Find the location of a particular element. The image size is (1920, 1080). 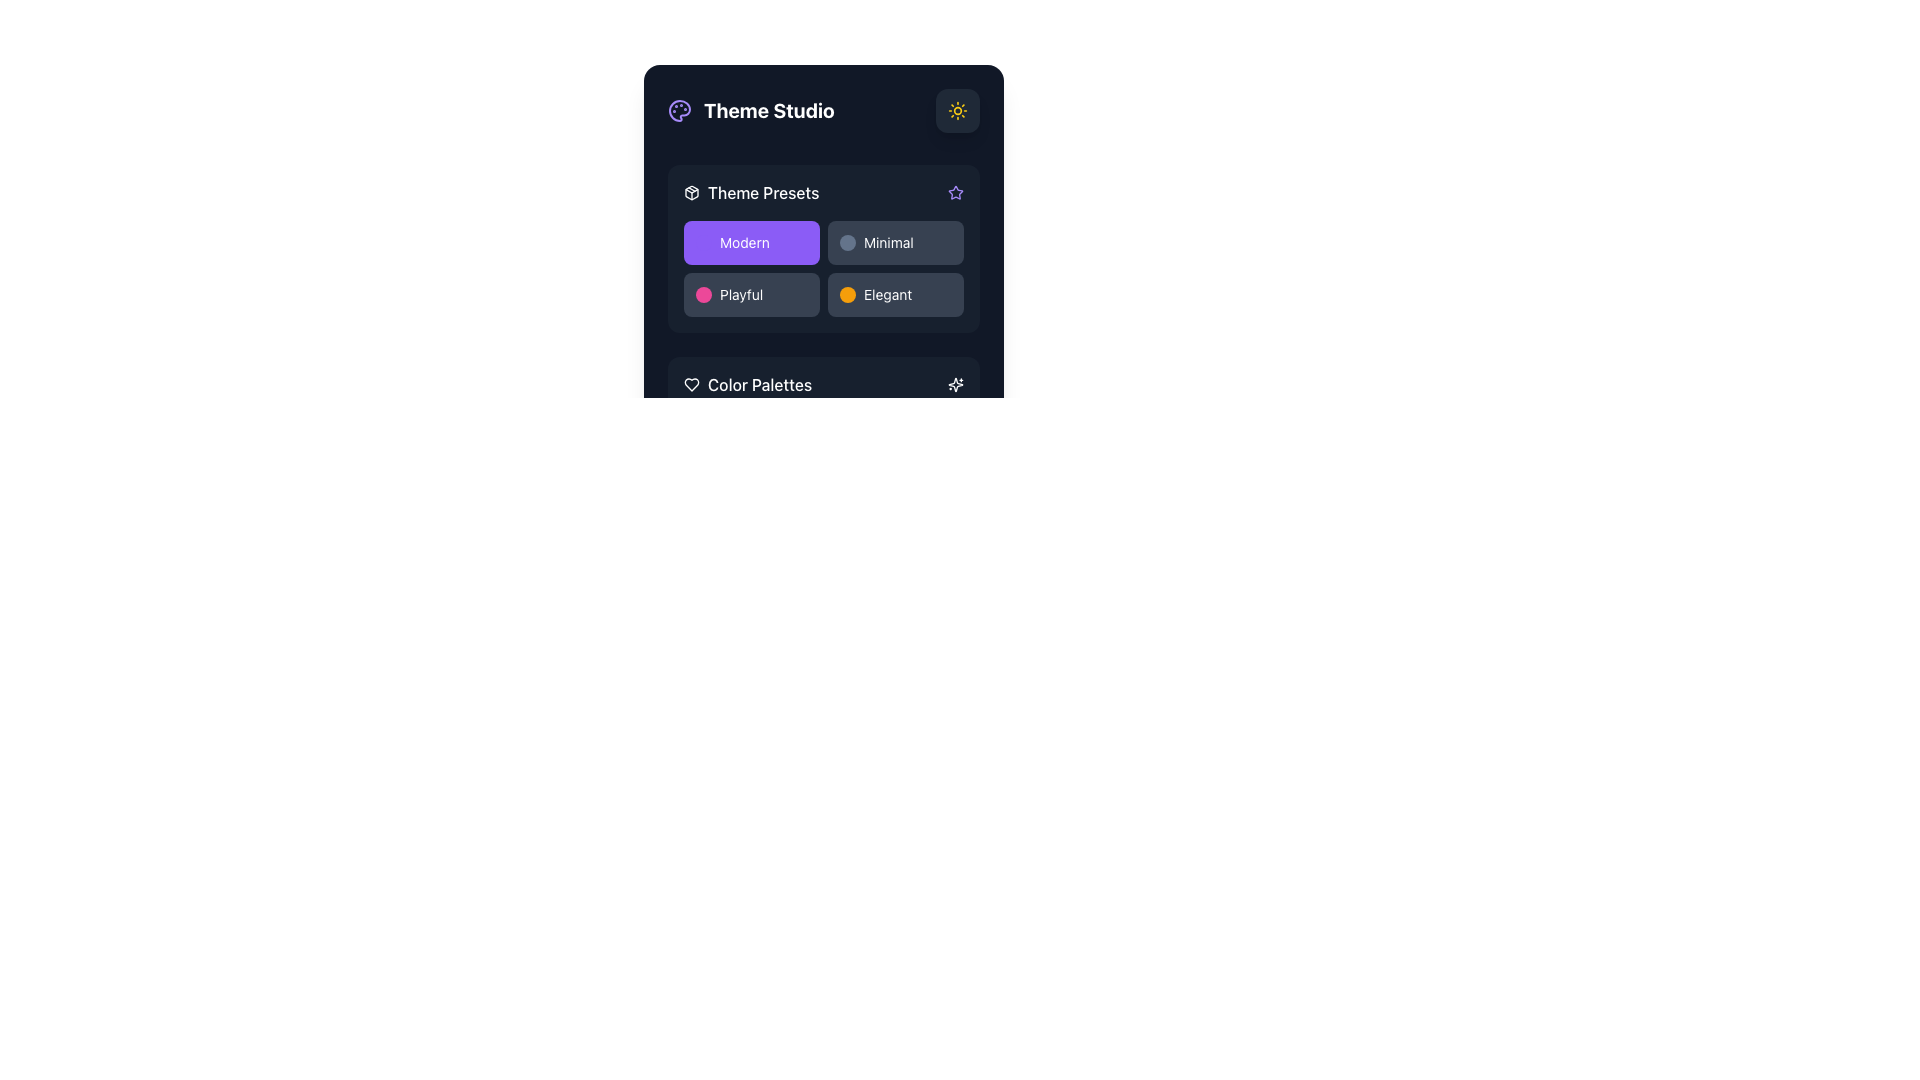

the heart-shaped icon filled with a dark color, located in the middle right section of the interface within a vertical stack of items is located at coordinates (691, 385).